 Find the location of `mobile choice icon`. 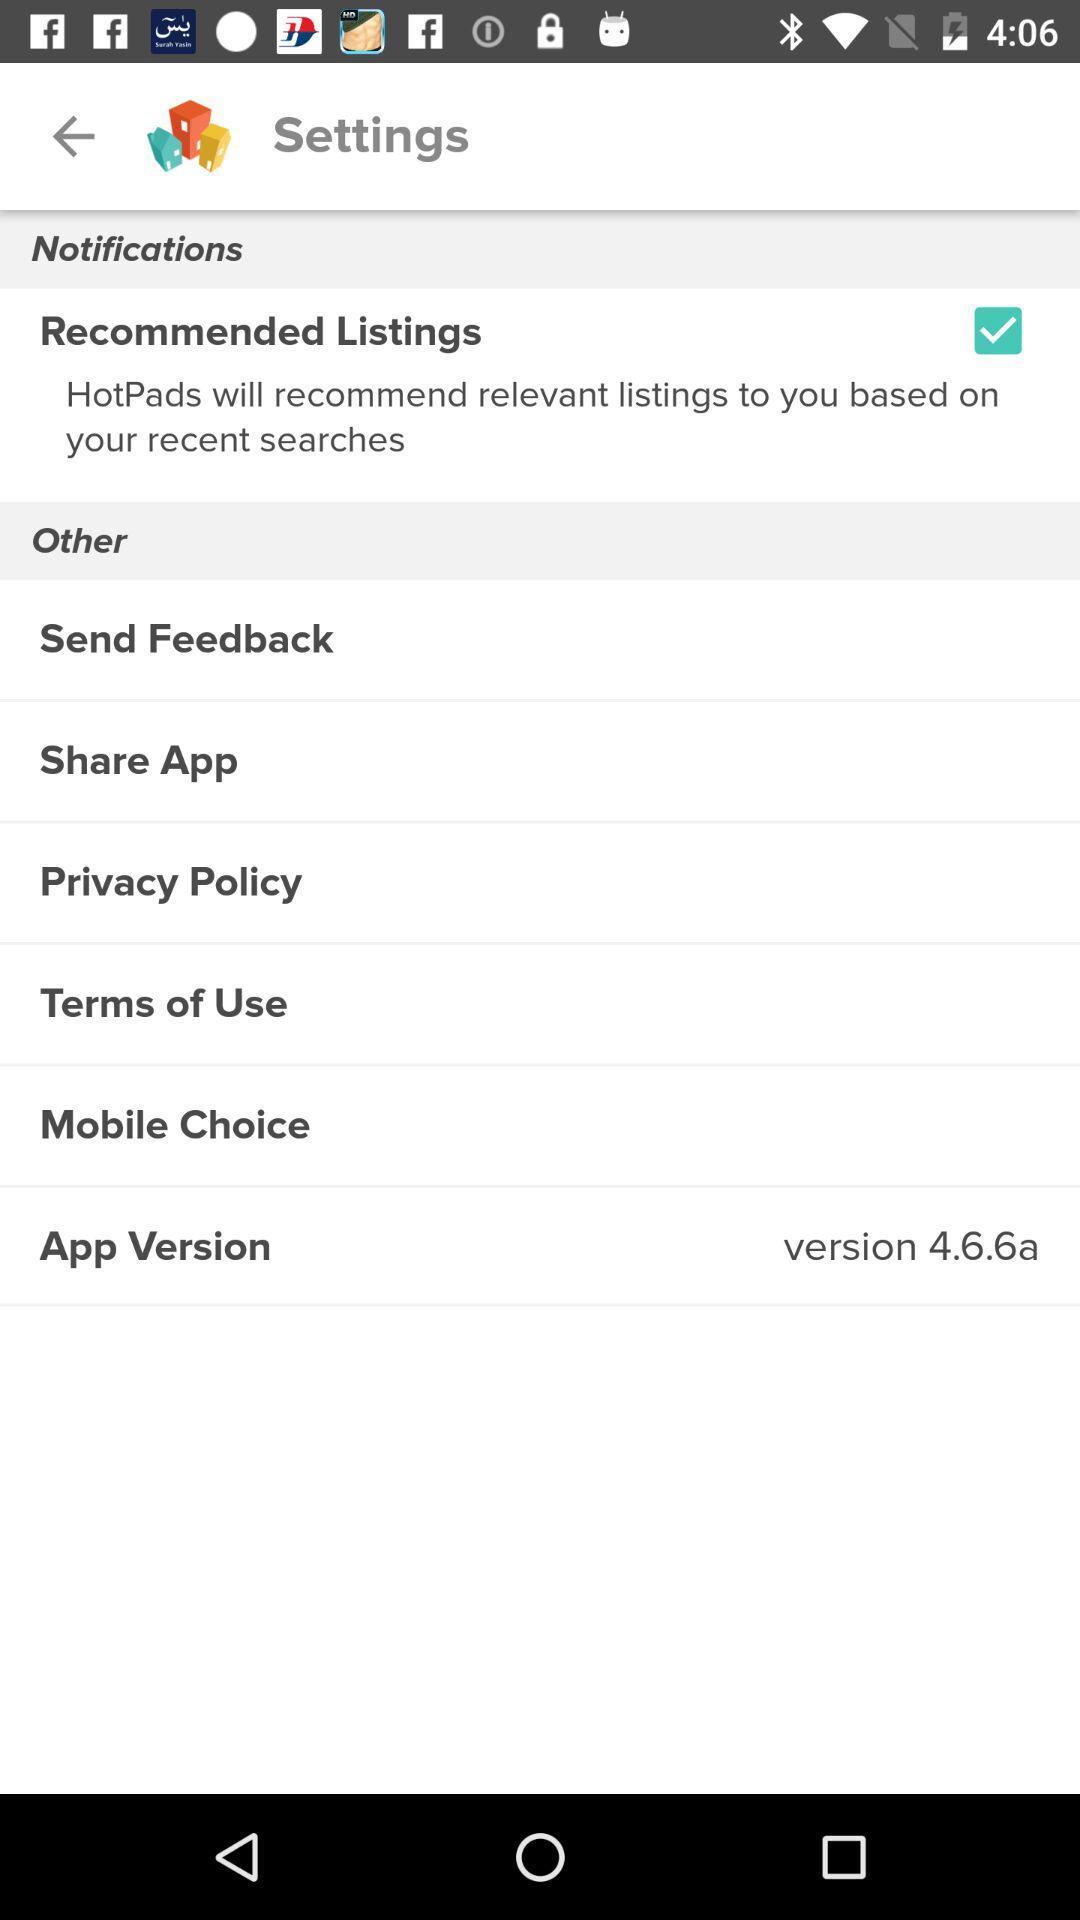

mobile choice icon is located at coordinates (540, 1125).